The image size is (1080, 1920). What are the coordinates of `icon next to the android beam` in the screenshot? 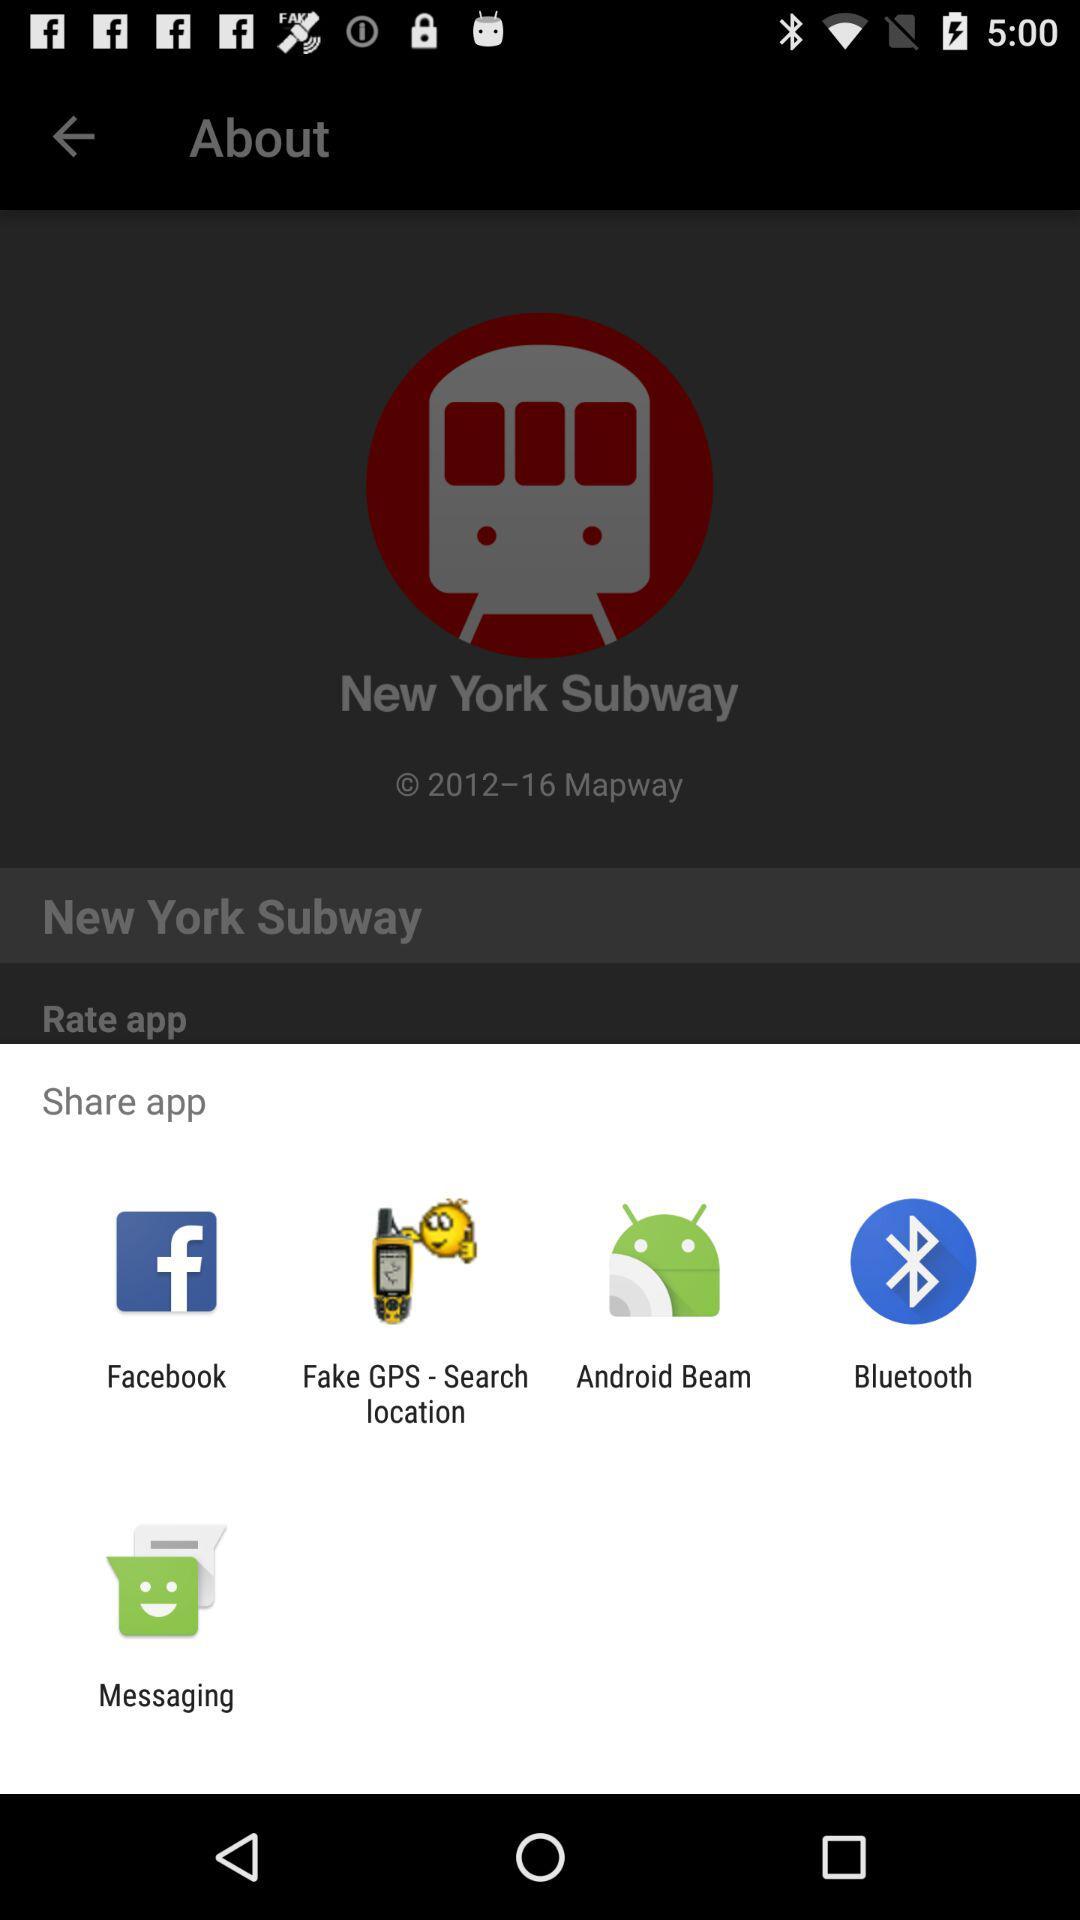 It's located at (414, 1392).